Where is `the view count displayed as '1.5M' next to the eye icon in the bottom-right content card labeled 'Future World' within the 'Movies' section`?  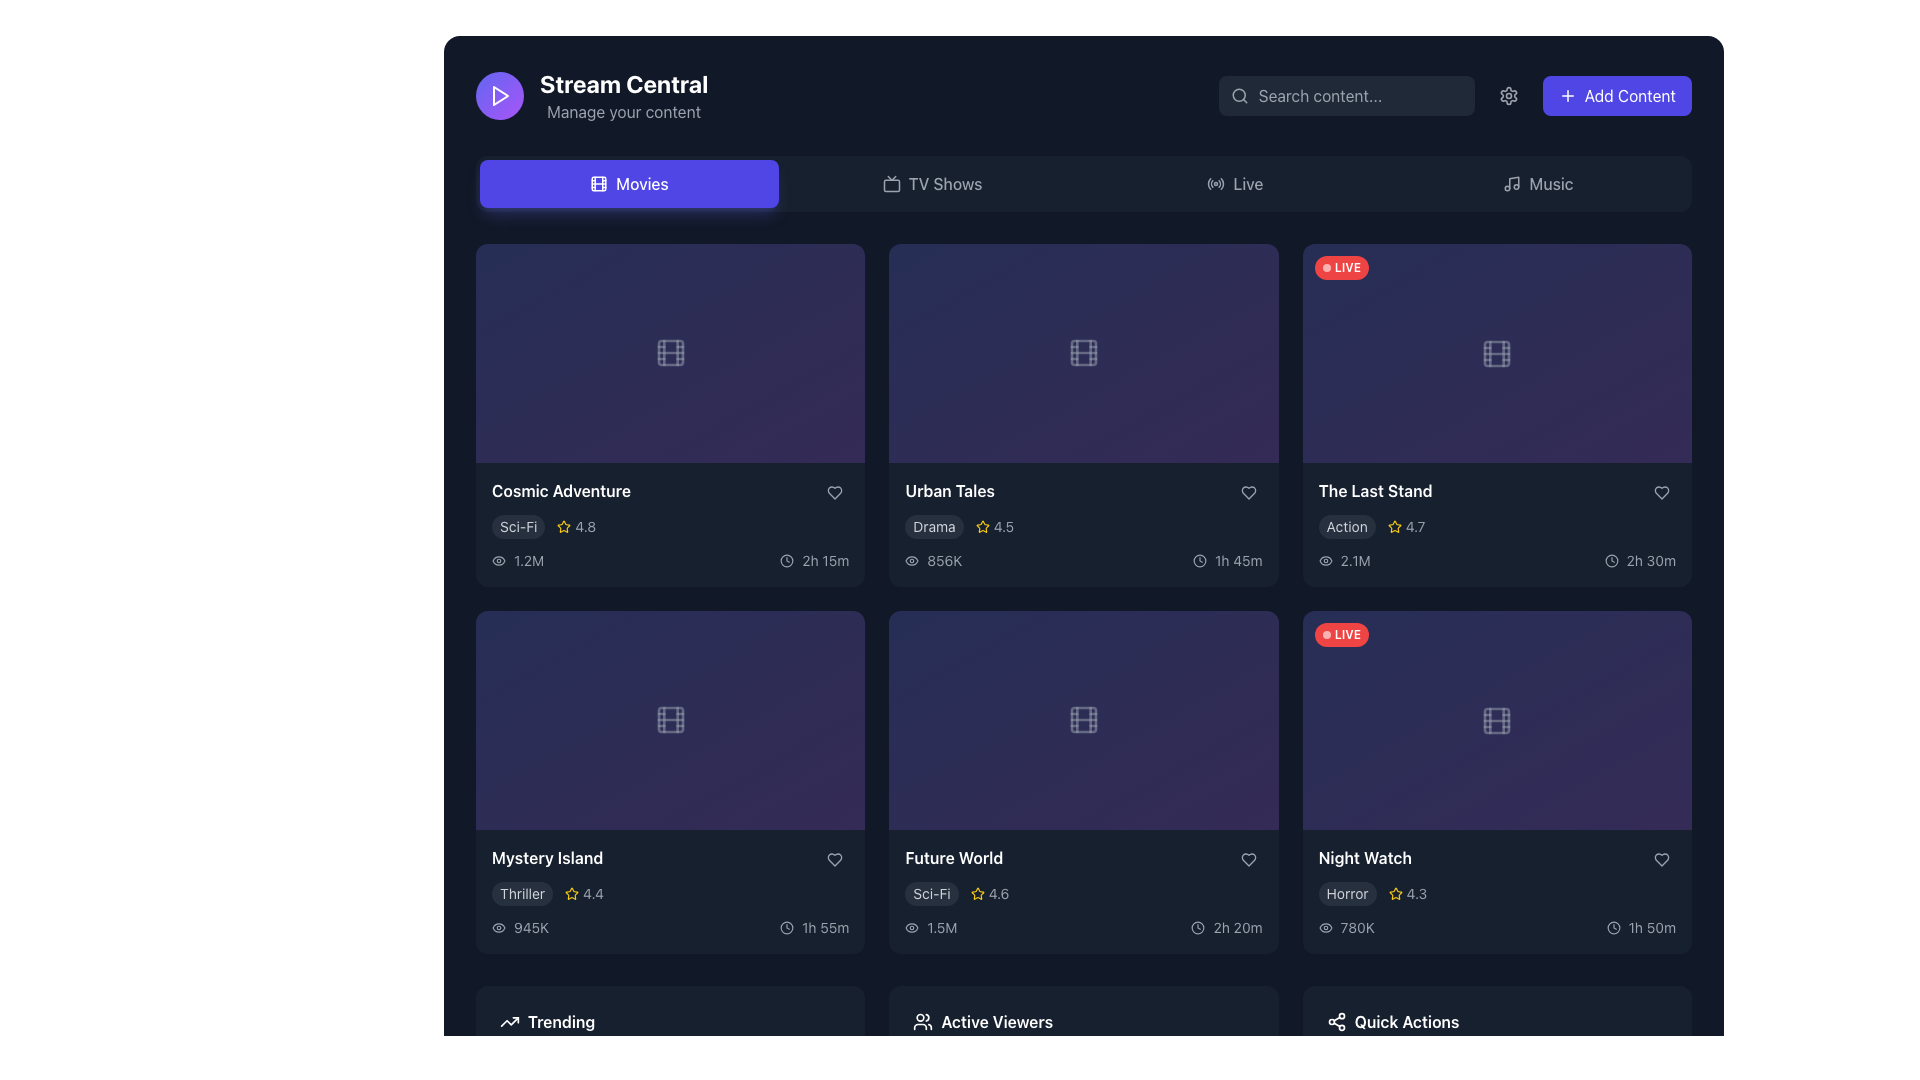
the view count displayed as '1.5M' next to the eye icon in the bottom-right content card labeled 'Future World' within the 'Movies' section is located at coordinates (930, 927).